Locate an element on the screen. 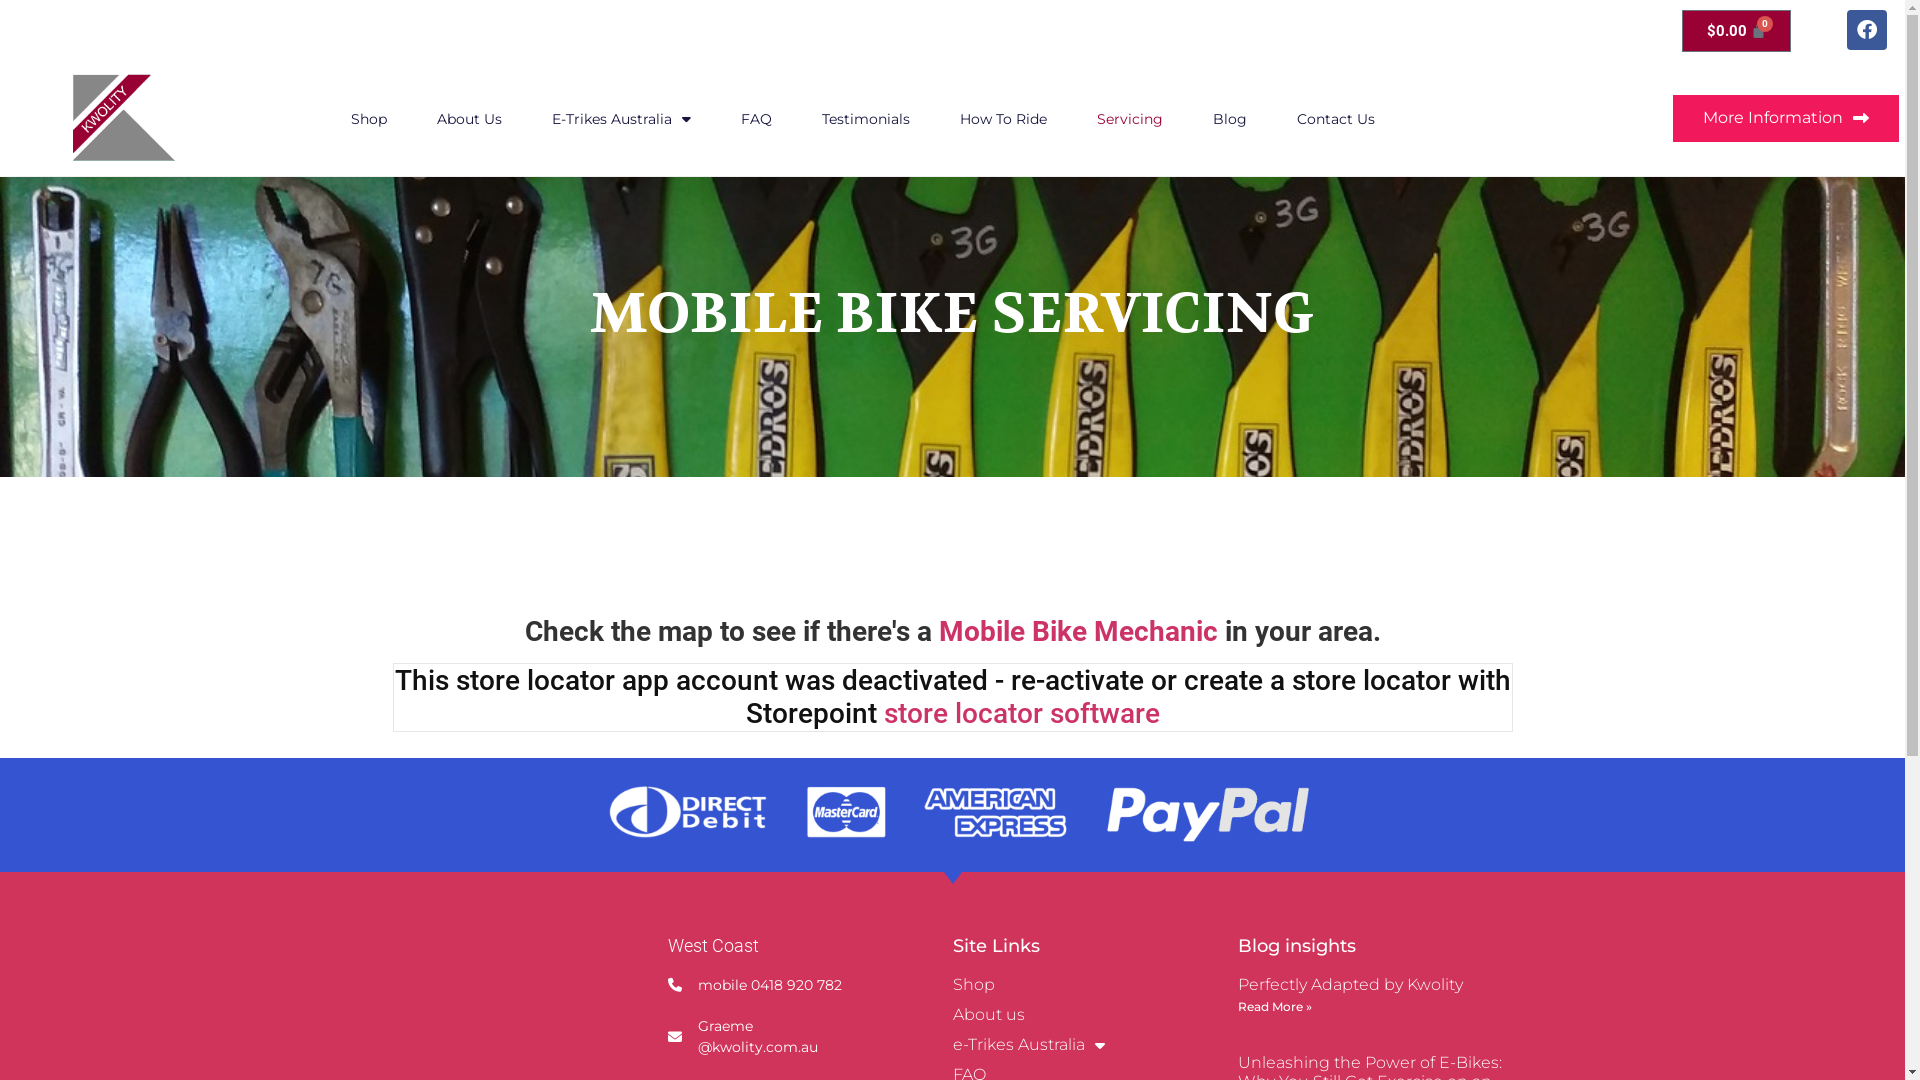 This screenshot has height=1080, width=1920. '$0.00 is located at coordinates (1736, 30).